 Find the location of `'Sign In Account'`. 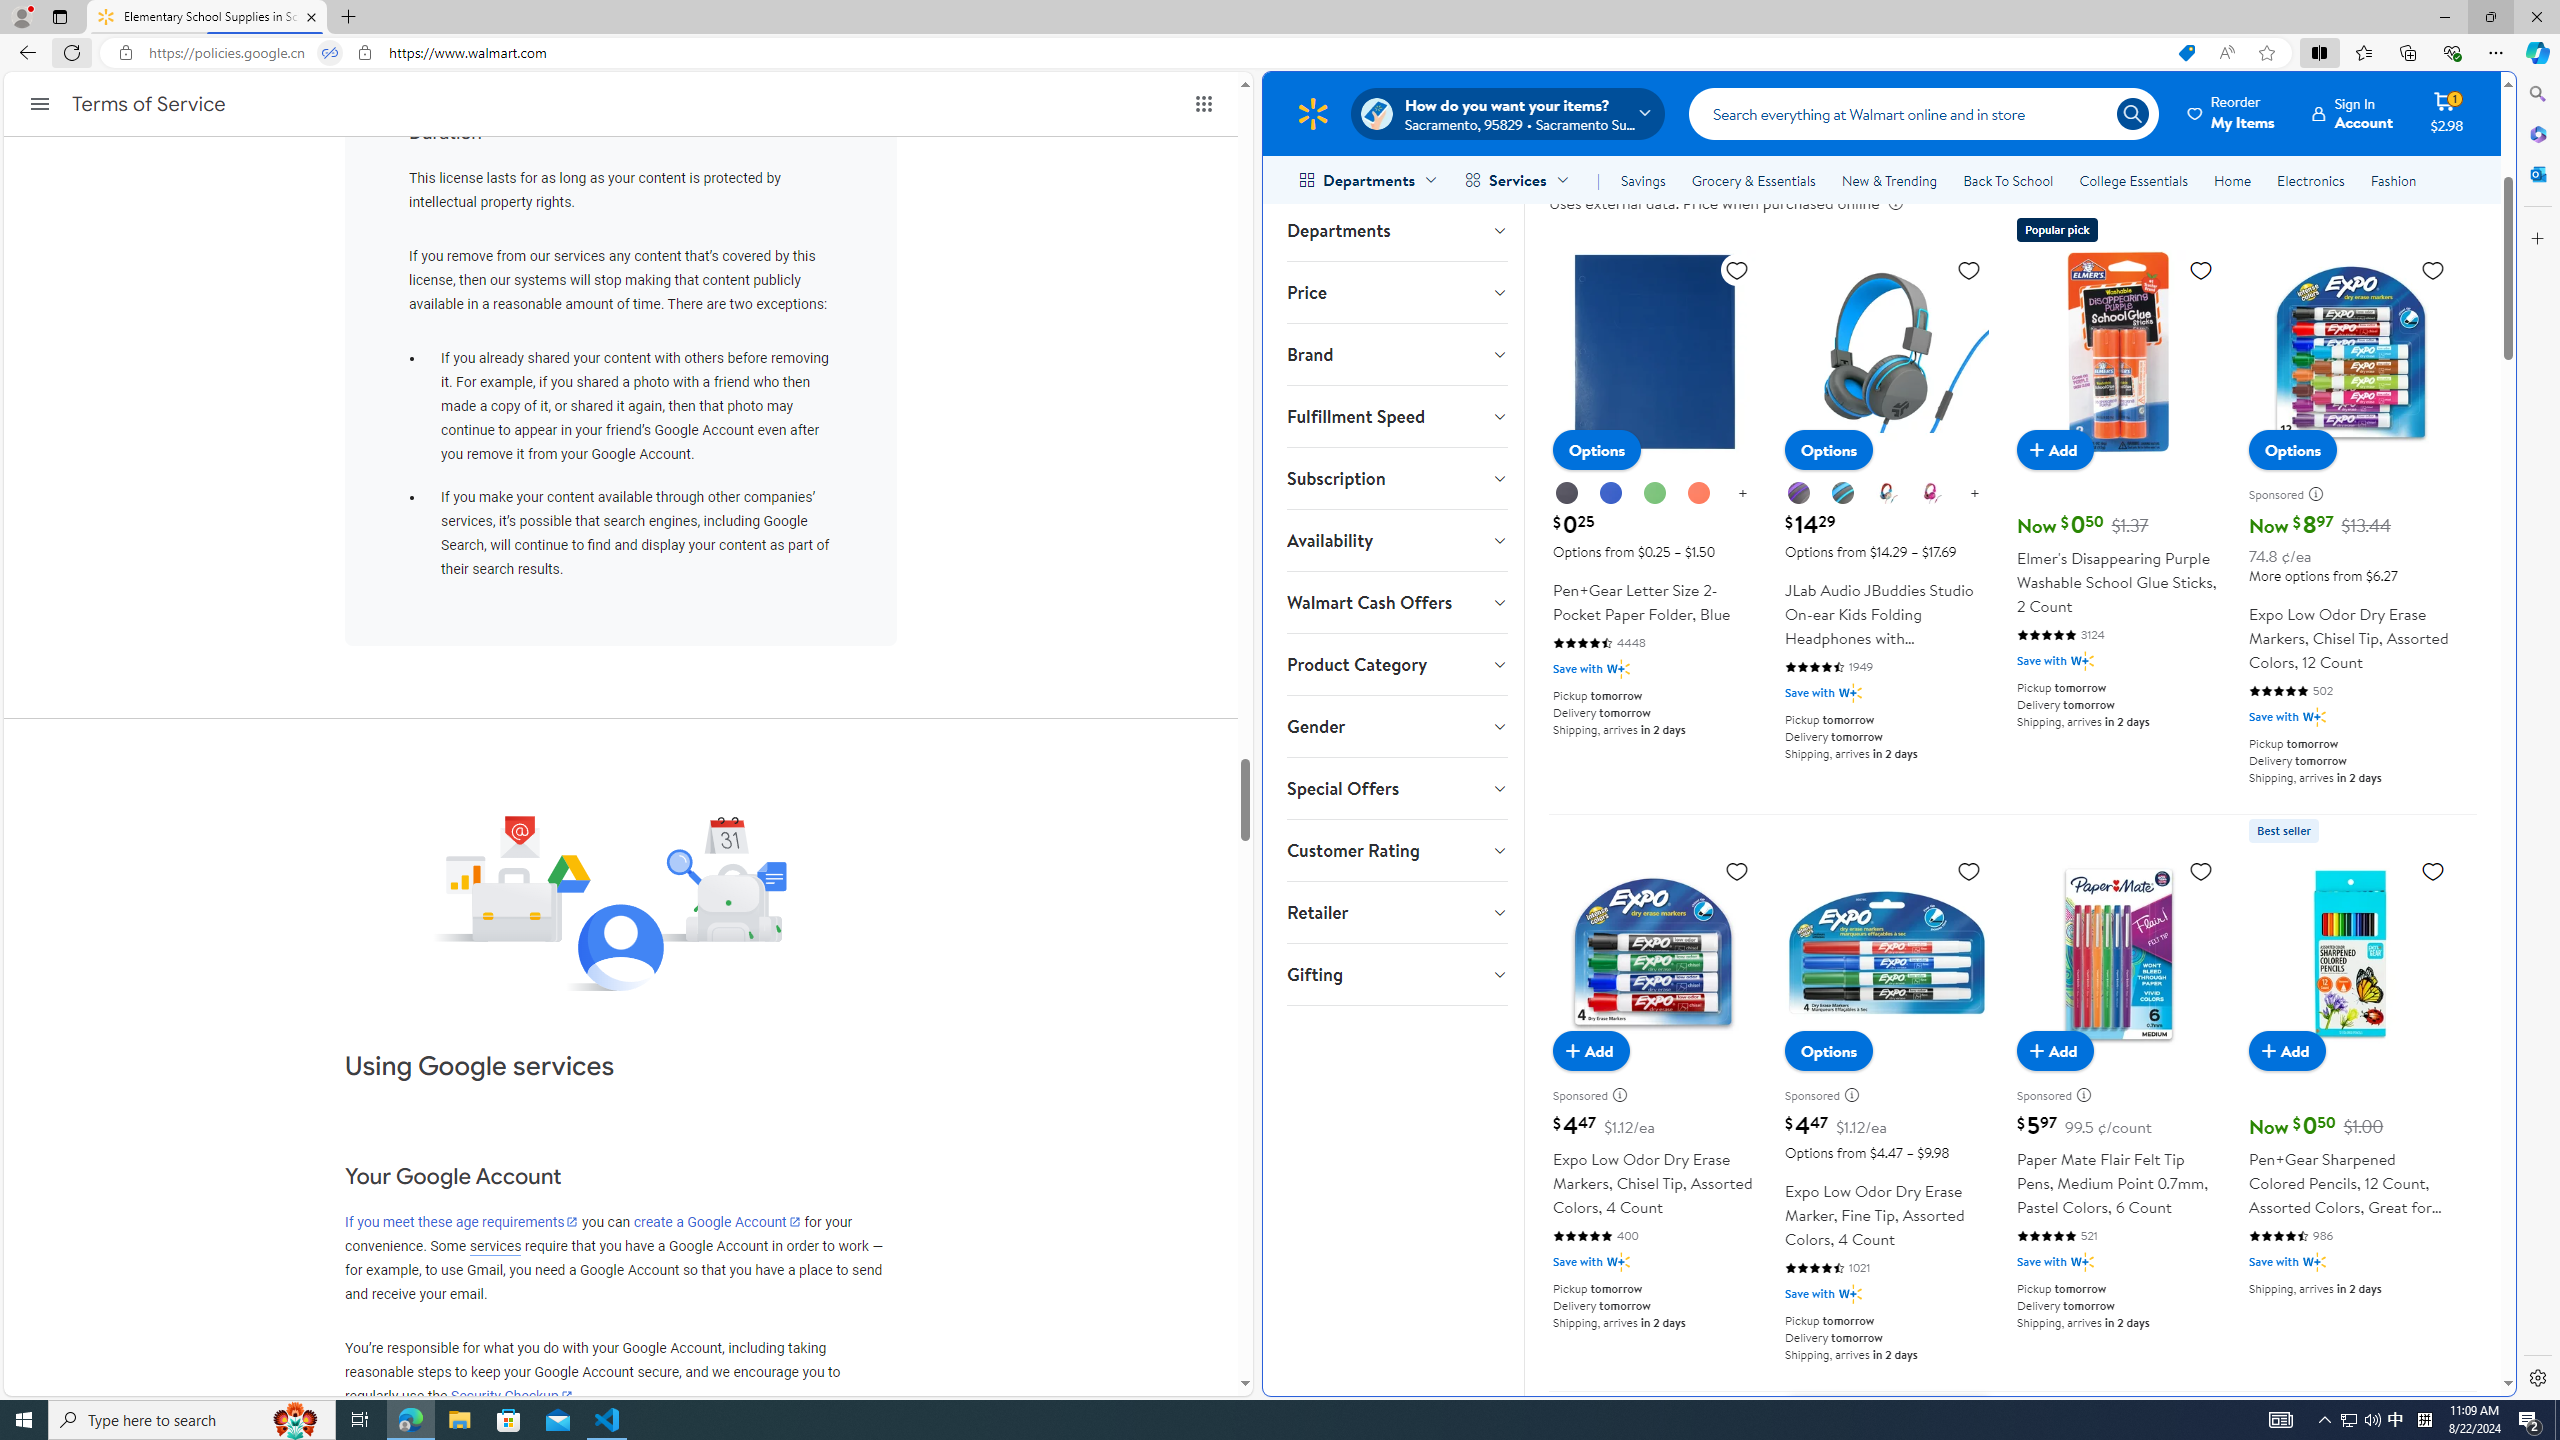

'Sign In Account' is located at coordinates (2352, 112).